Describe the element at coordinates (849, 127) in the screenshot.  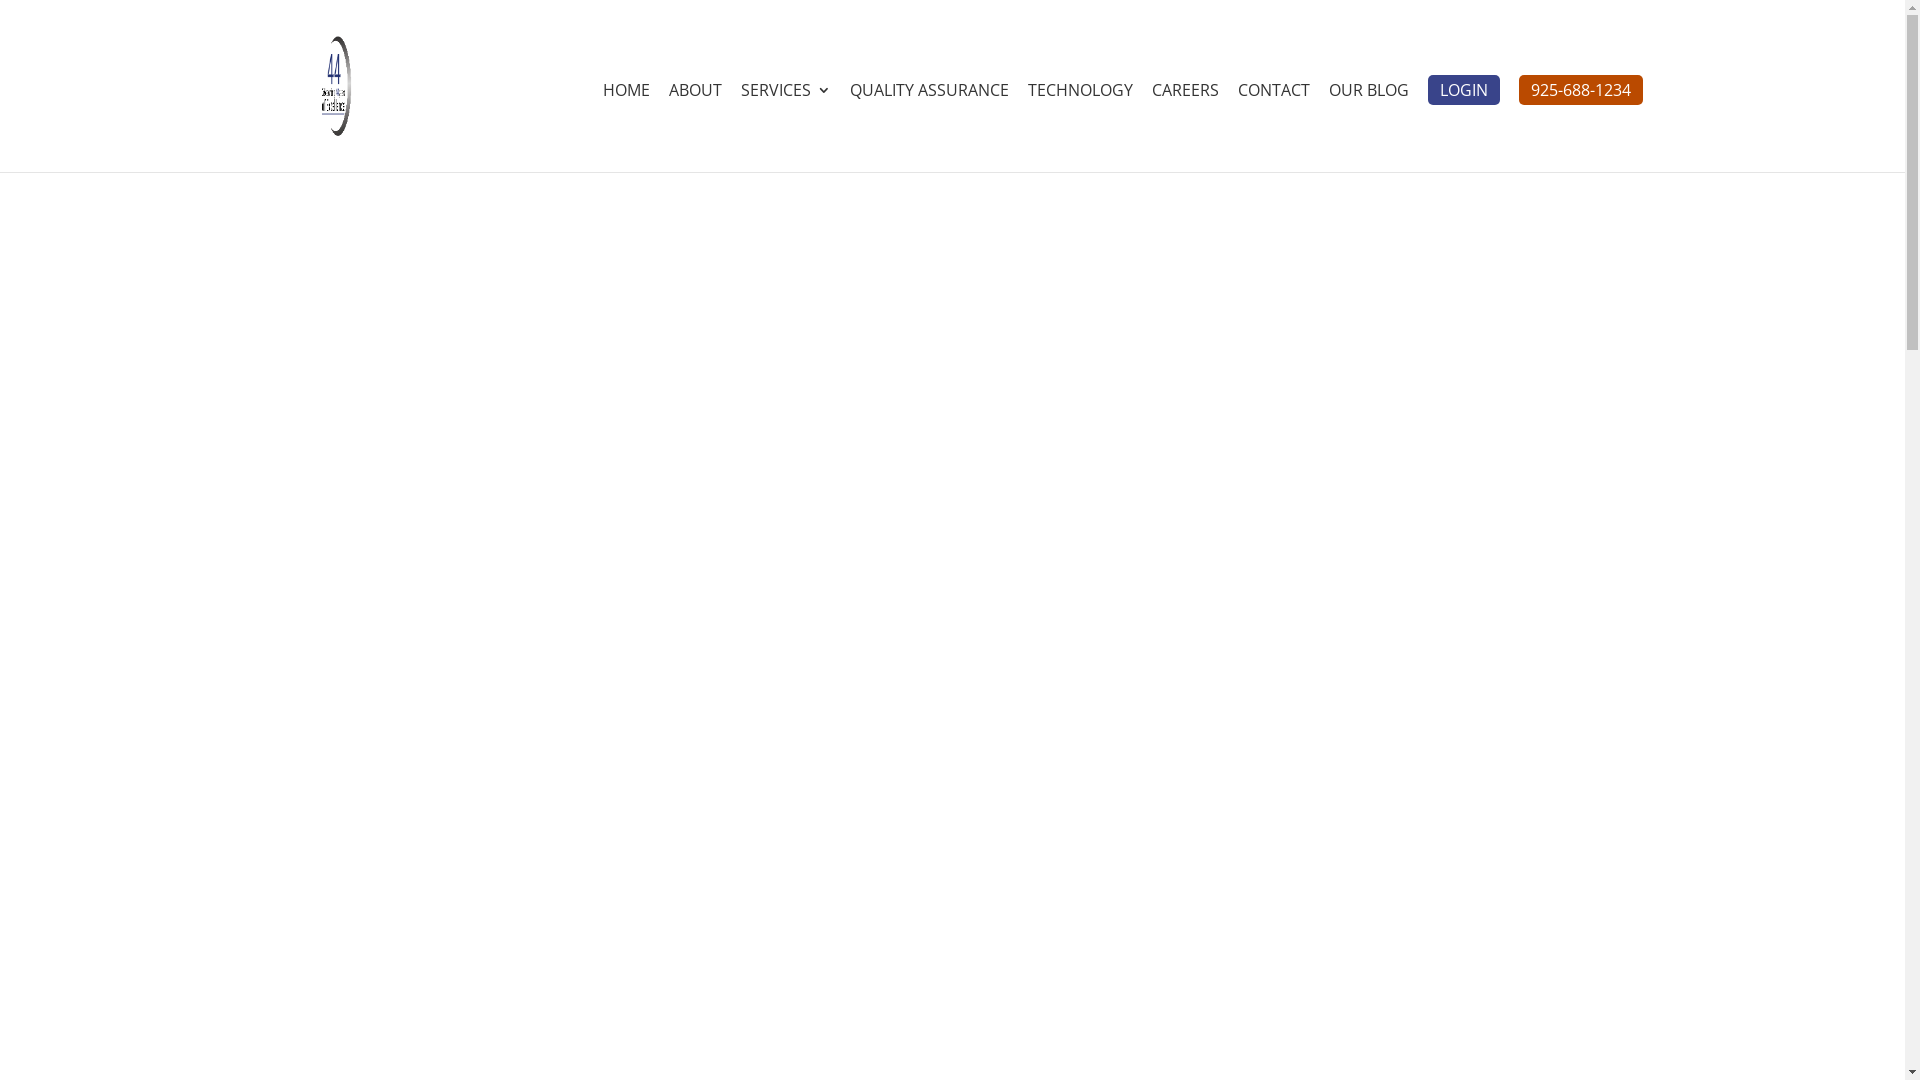
I see `'QUALITY ASSURANCE'` at that location.